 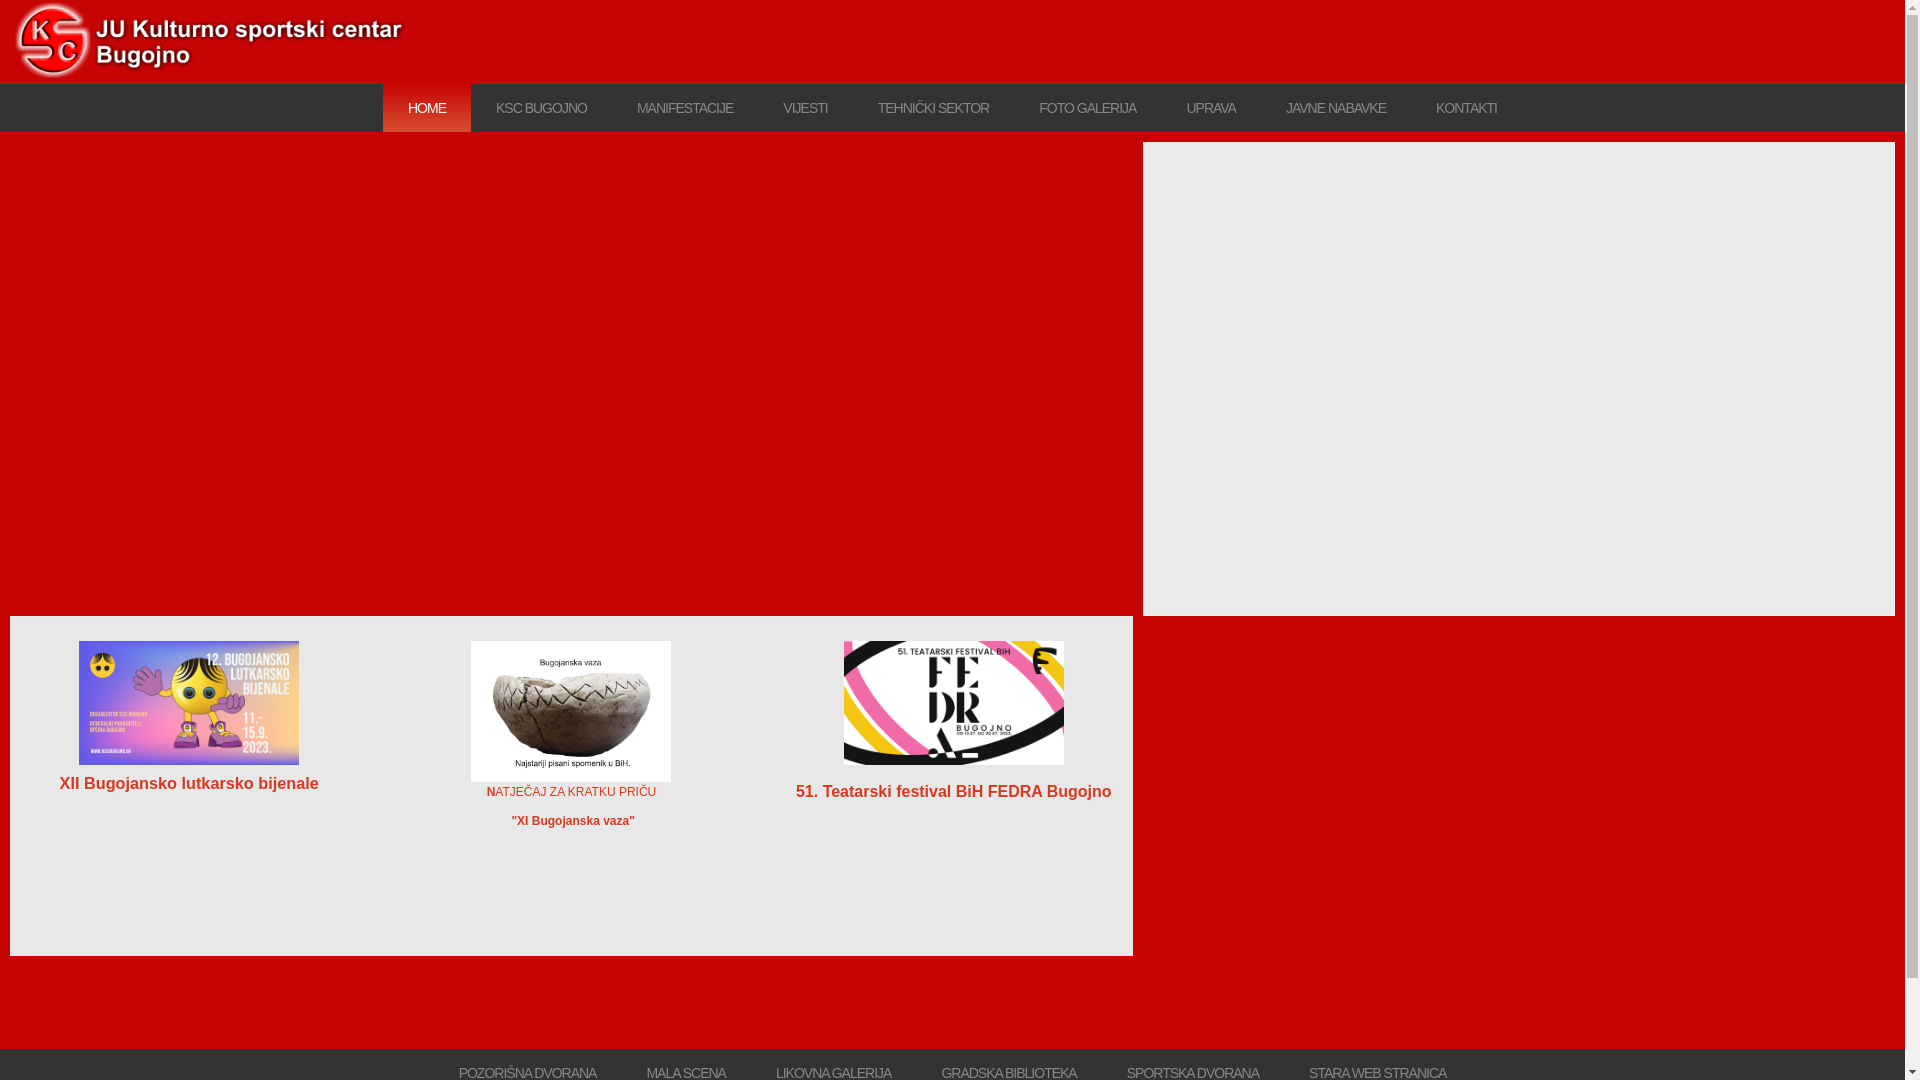 I want to click on 'KSC BUGOJNO', so click(x=541, y=108).